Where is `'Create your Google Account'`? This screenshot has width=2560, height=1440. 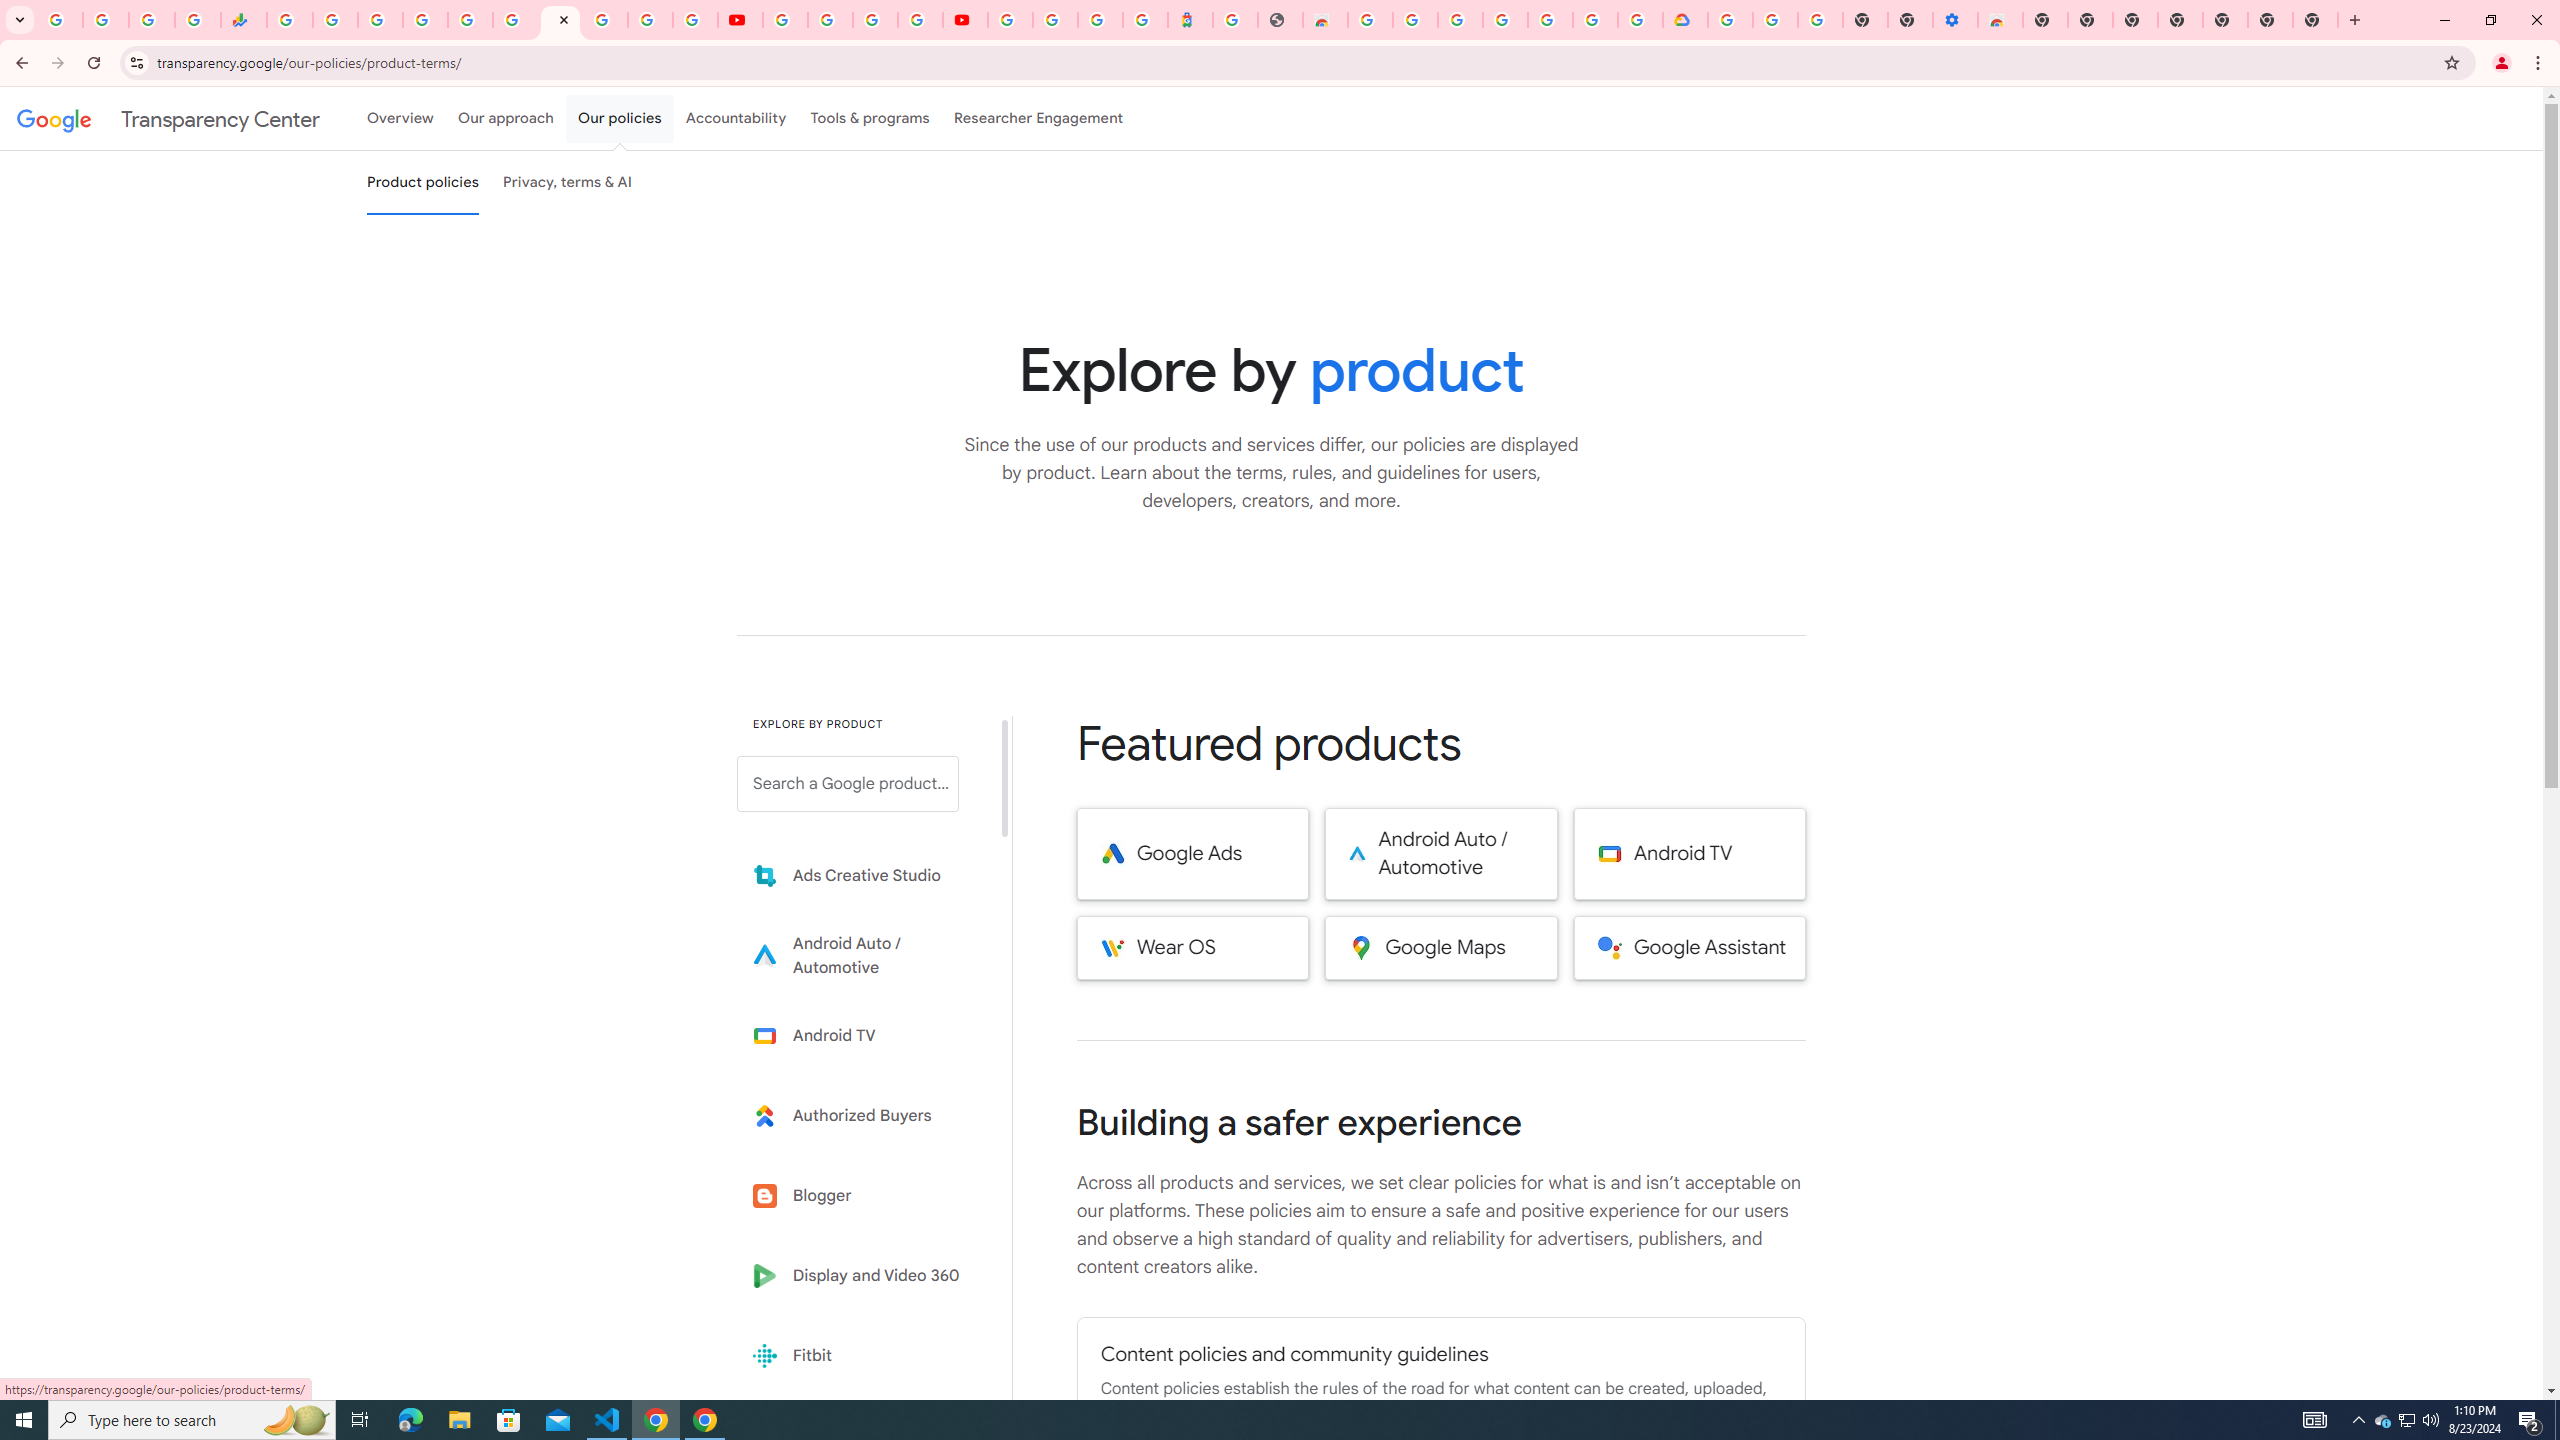
'Create your Google Account' is located at coordinates (875, 19).